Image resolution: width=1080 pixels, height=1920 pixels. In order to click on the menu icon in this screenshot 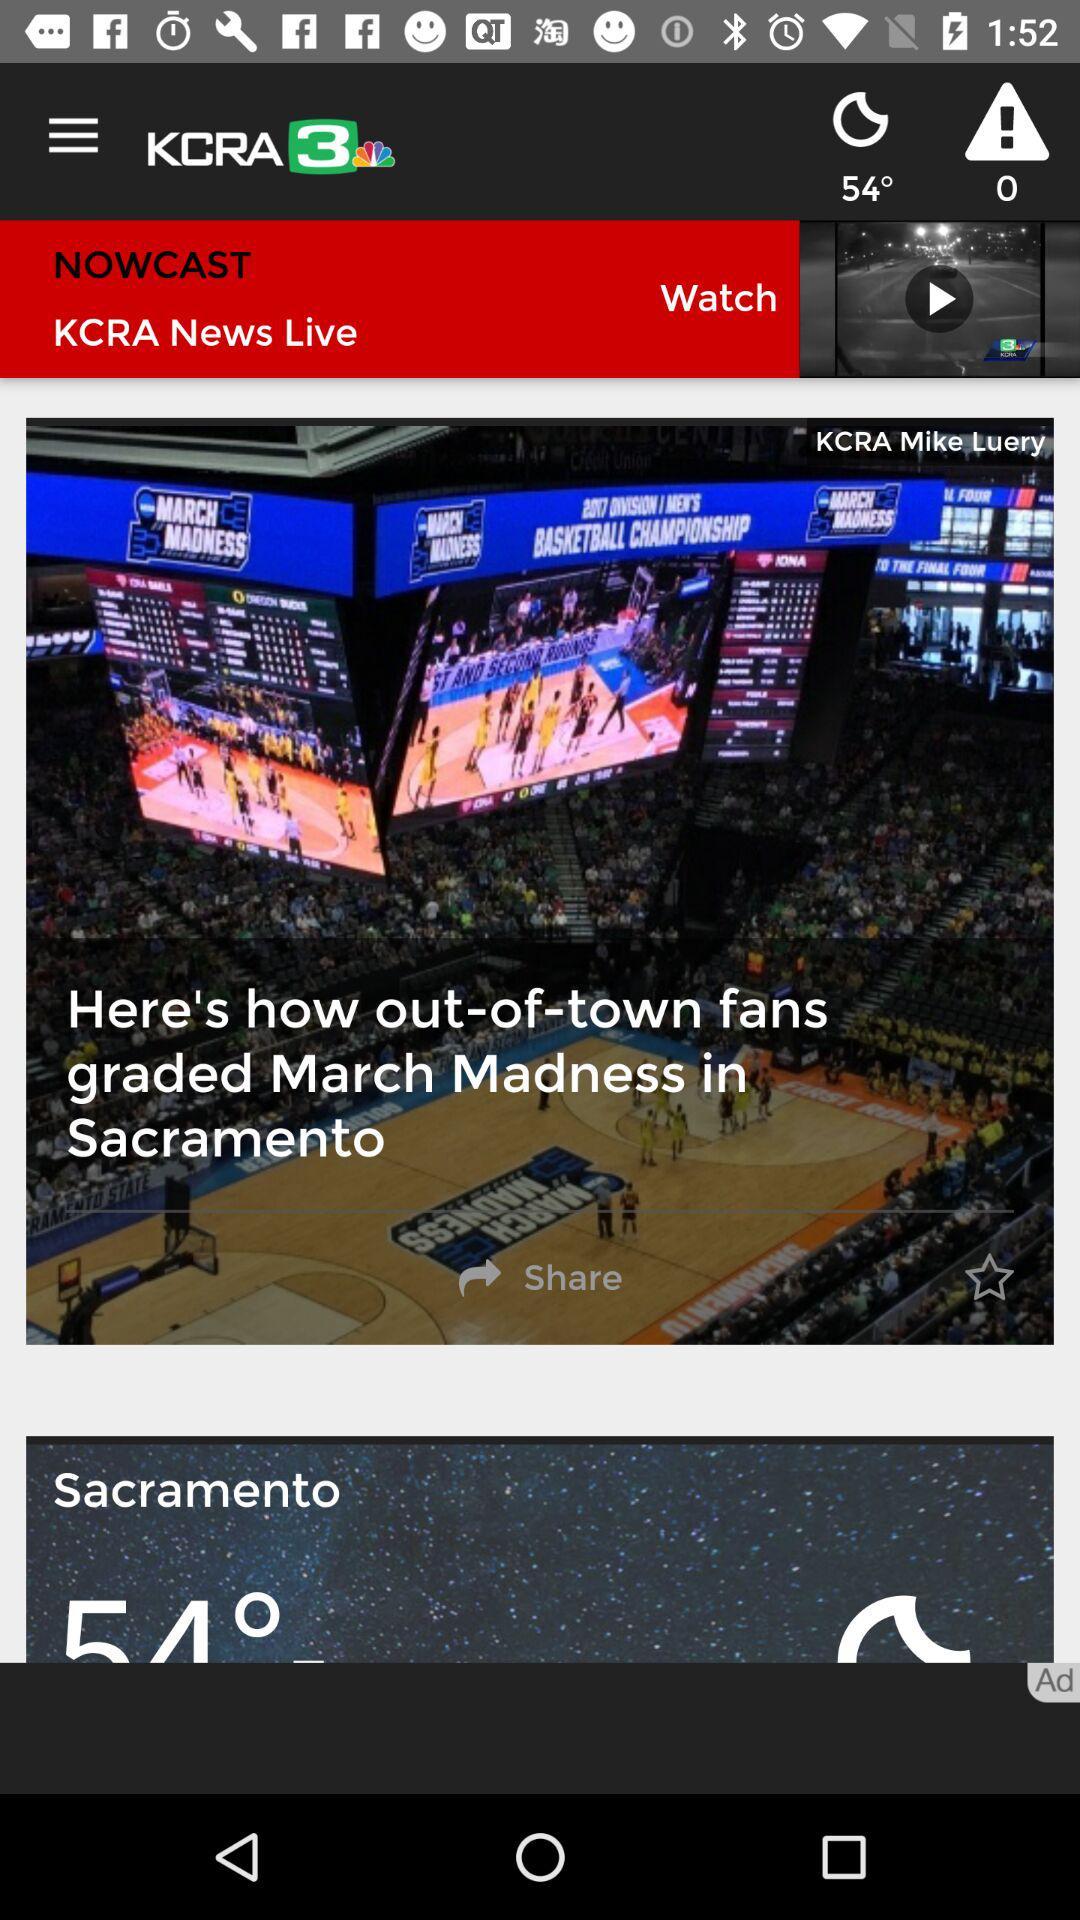, I will do `click(72, 135)`.